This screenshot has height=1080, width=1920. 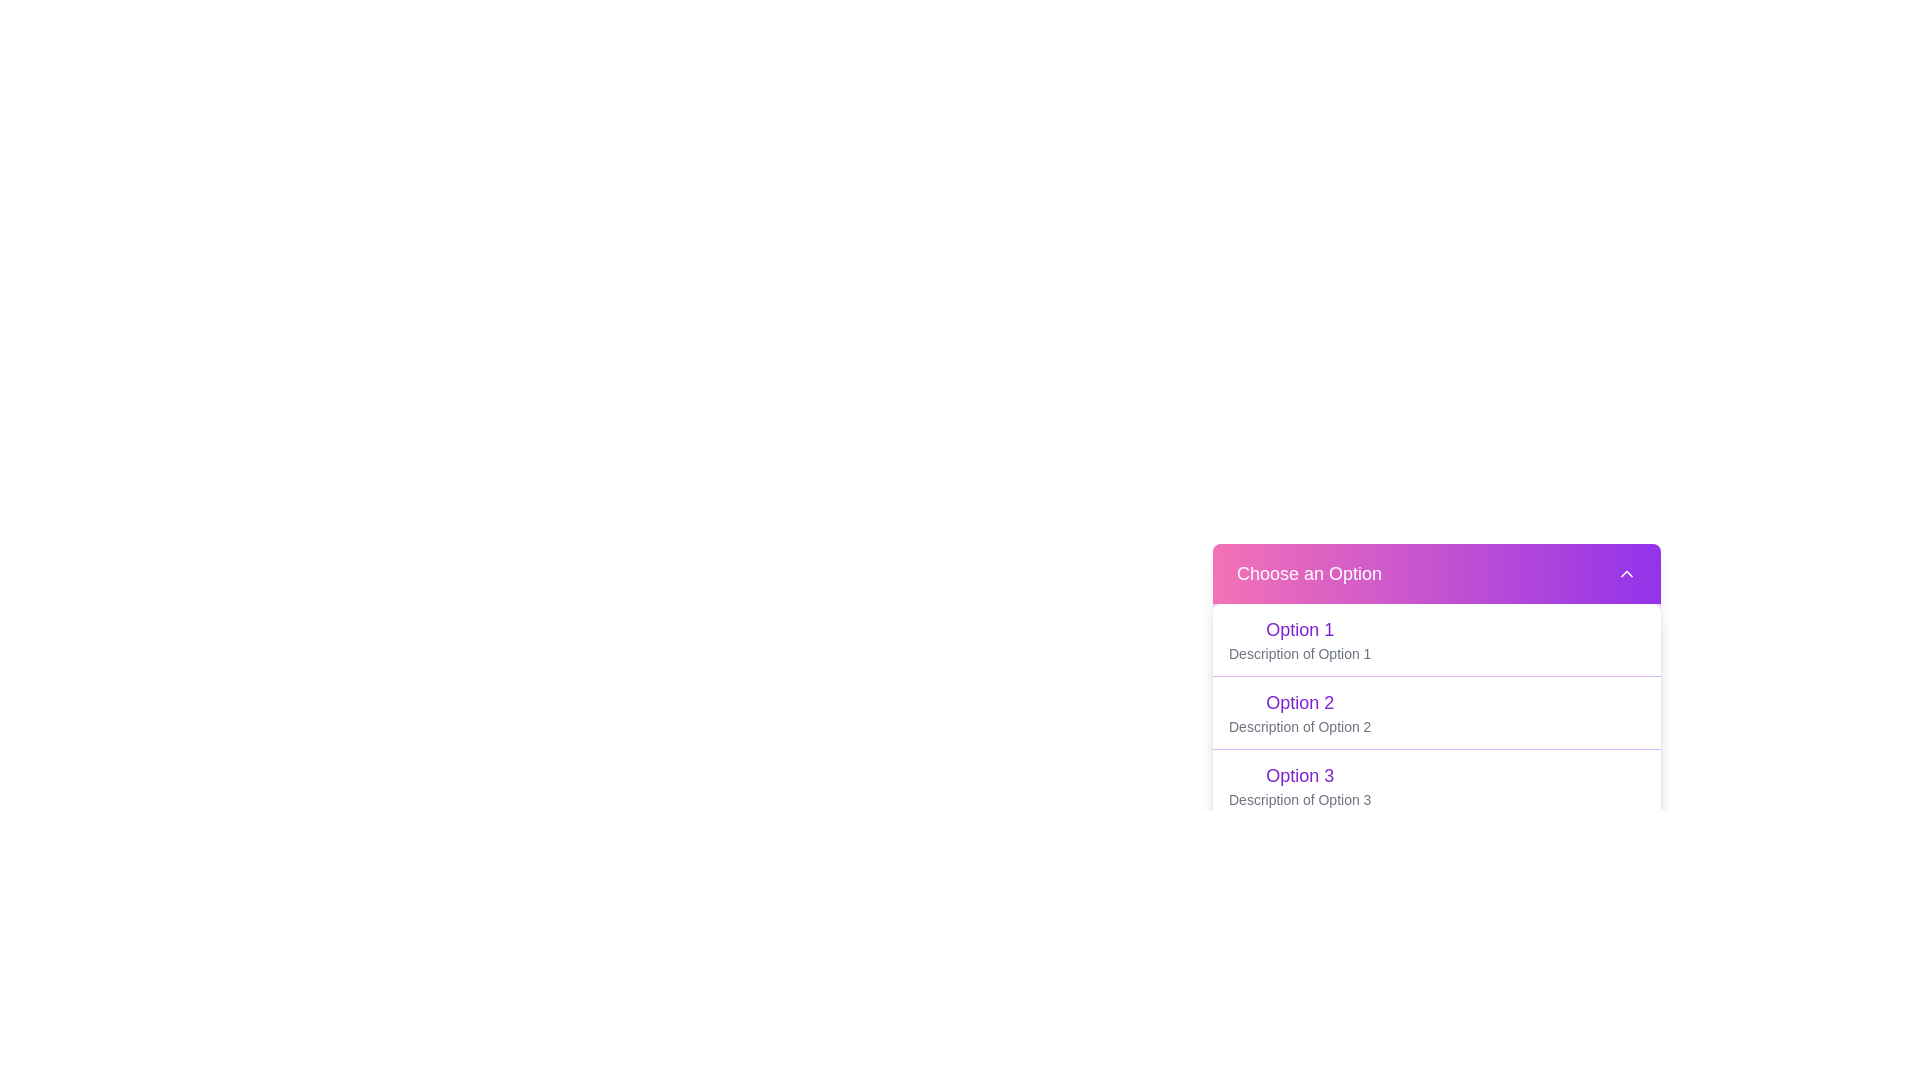 What do you see at coordinates (1300, 774) in the screenshot?
I see `the text label for the third option in the dropdown list, which is positioned directly above the description of 'Description of Option 3'` at bounding box center [1300, 774].